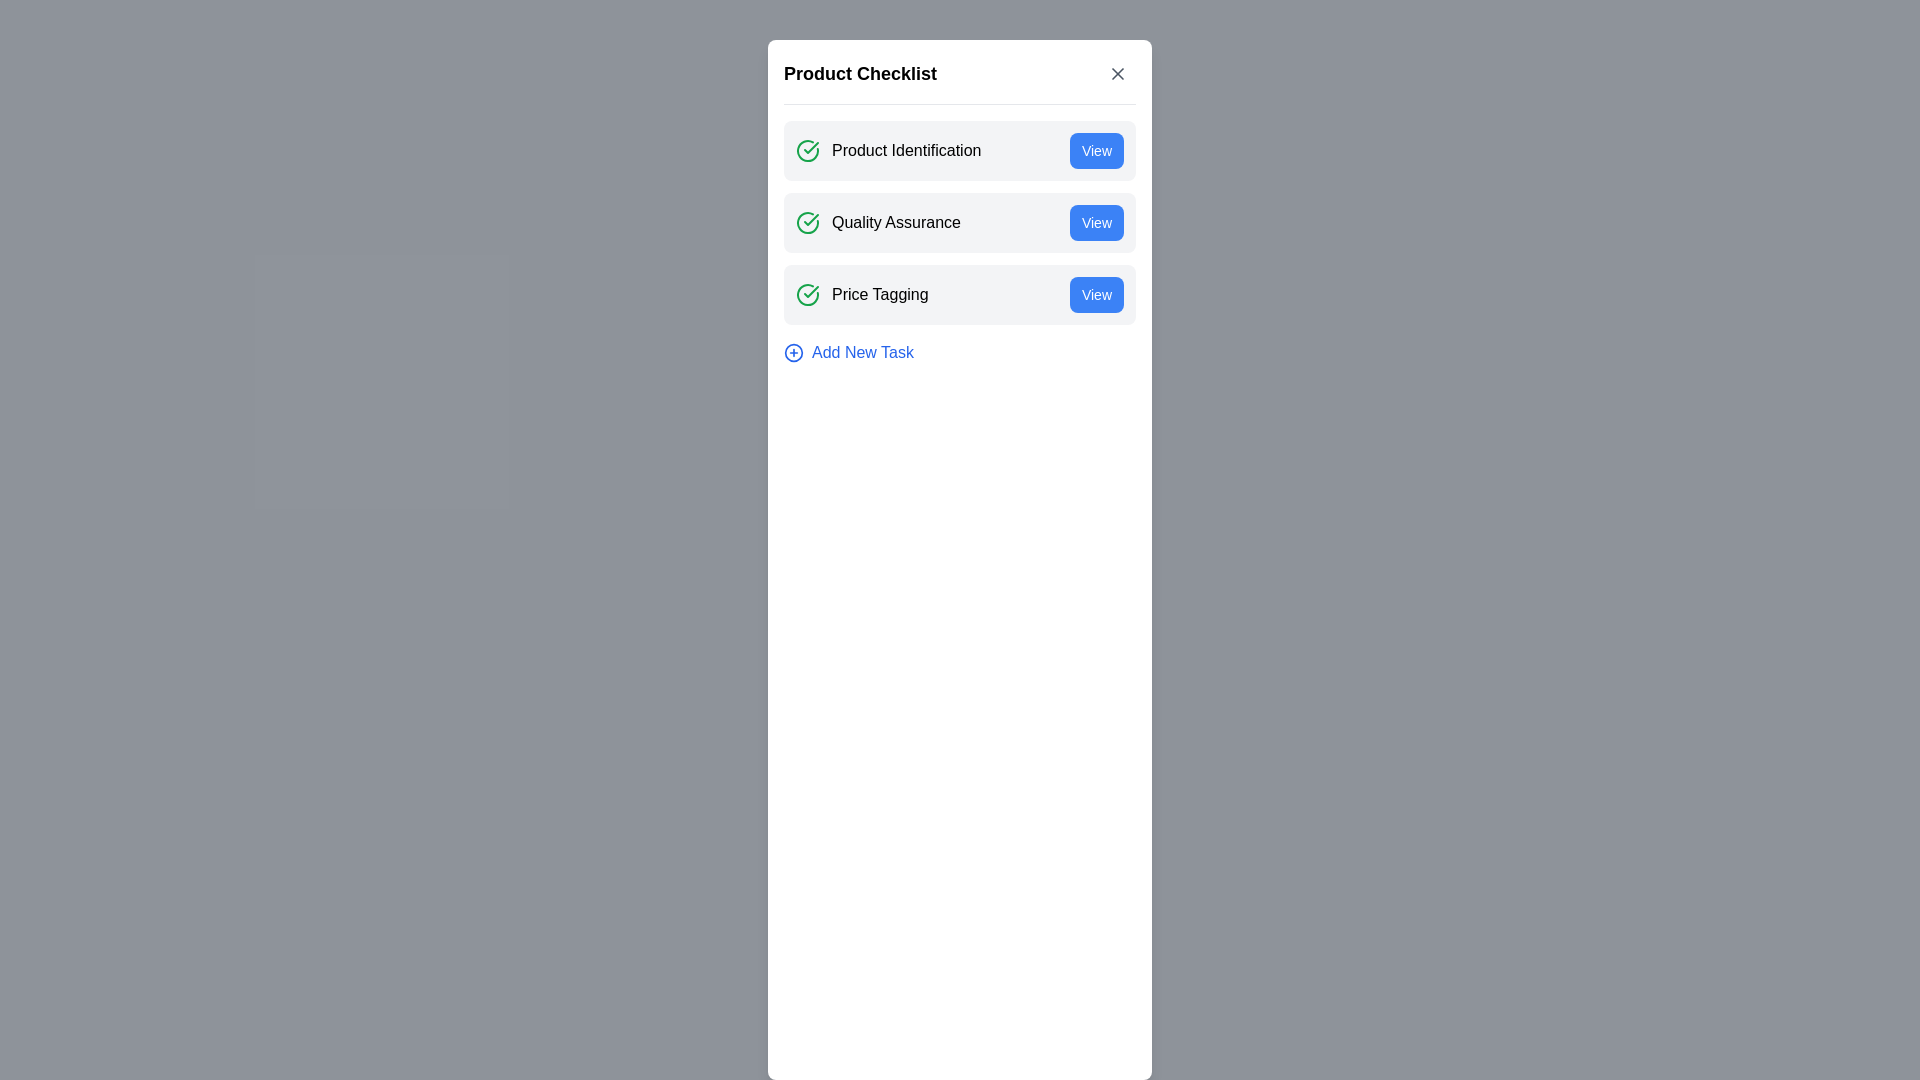 The image size is (1920, 1080). Describe the element at coordinates (1095, 294) in the screenshot. I see `the rectangular button with rounded corners labeled 'View'` at that location.